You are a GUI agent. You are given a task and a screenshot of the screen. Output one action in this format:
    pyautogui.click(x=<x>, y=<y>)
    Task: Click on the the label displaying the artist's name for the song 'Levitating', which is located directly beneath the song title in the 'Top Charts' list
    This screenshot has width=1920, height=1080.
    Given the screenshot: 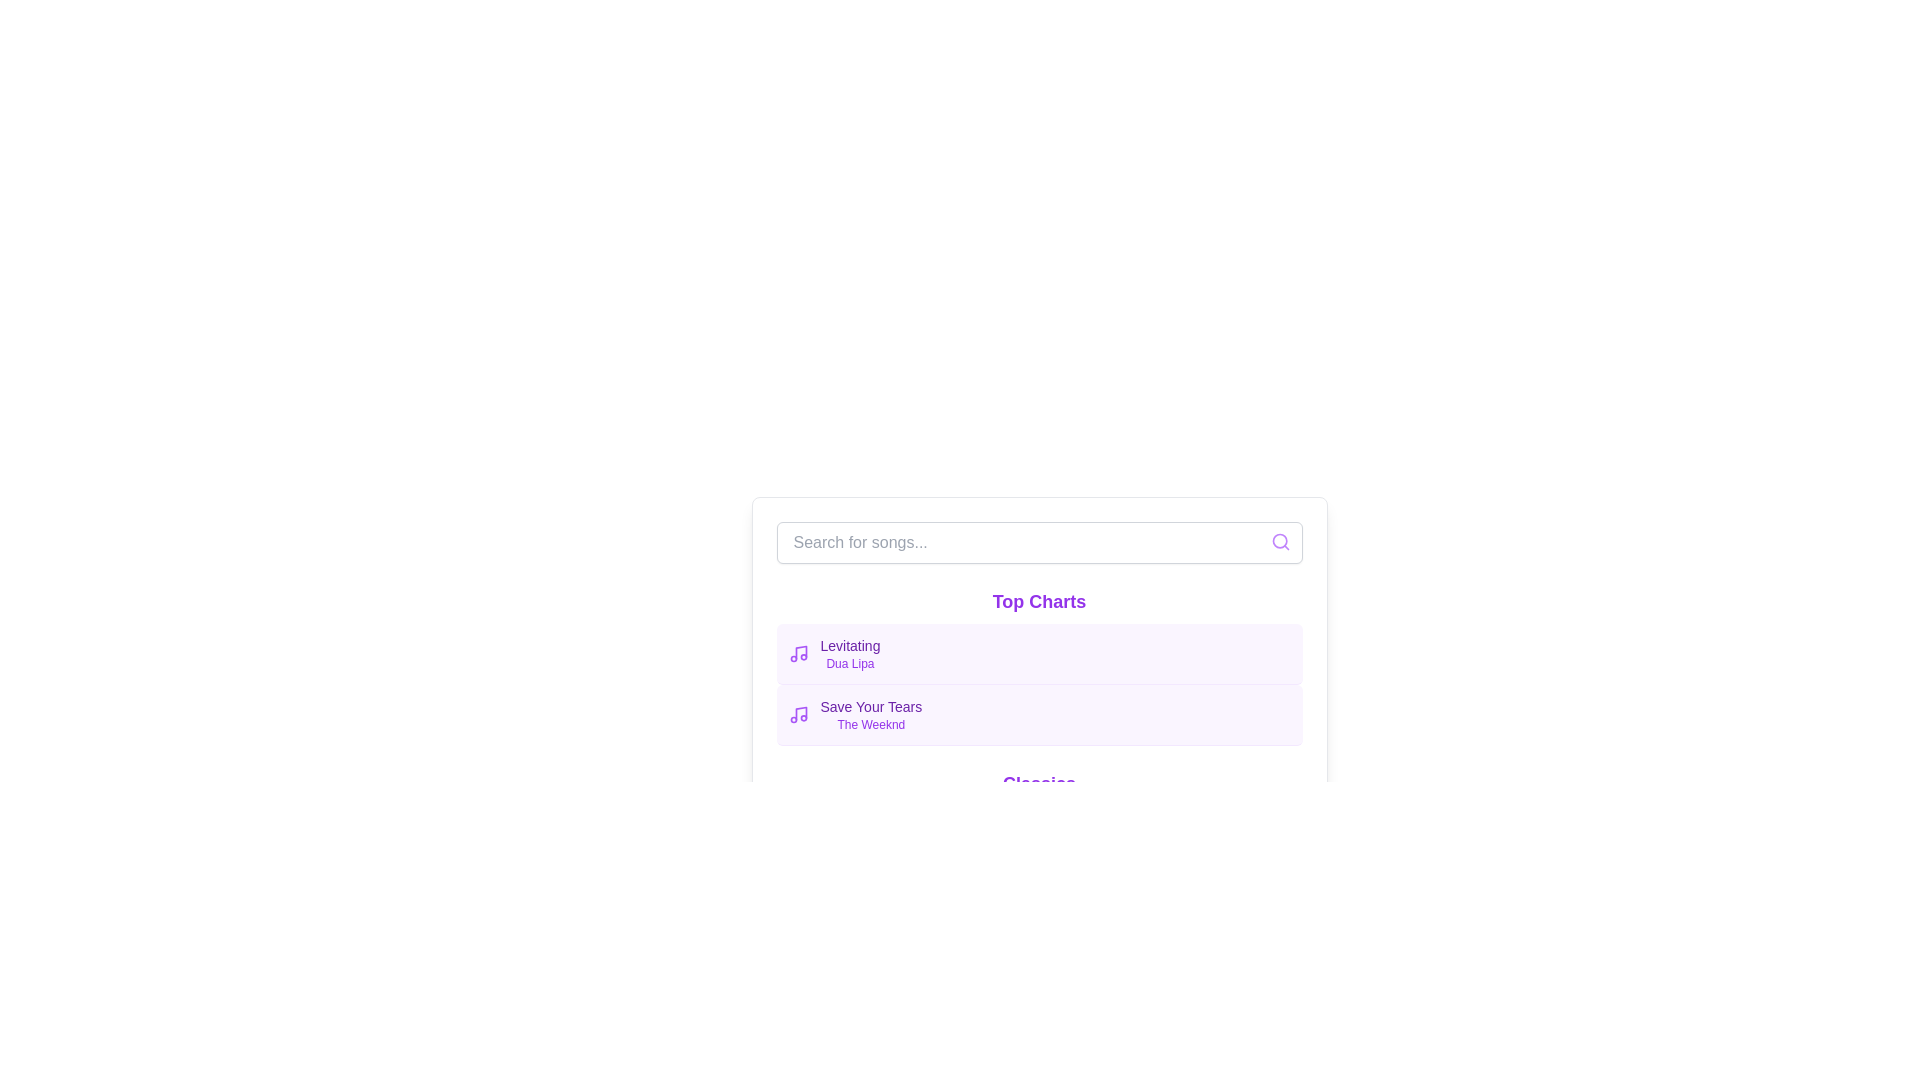 What is the action you would take?
    pyautogui.click(x=850, y=663)
    